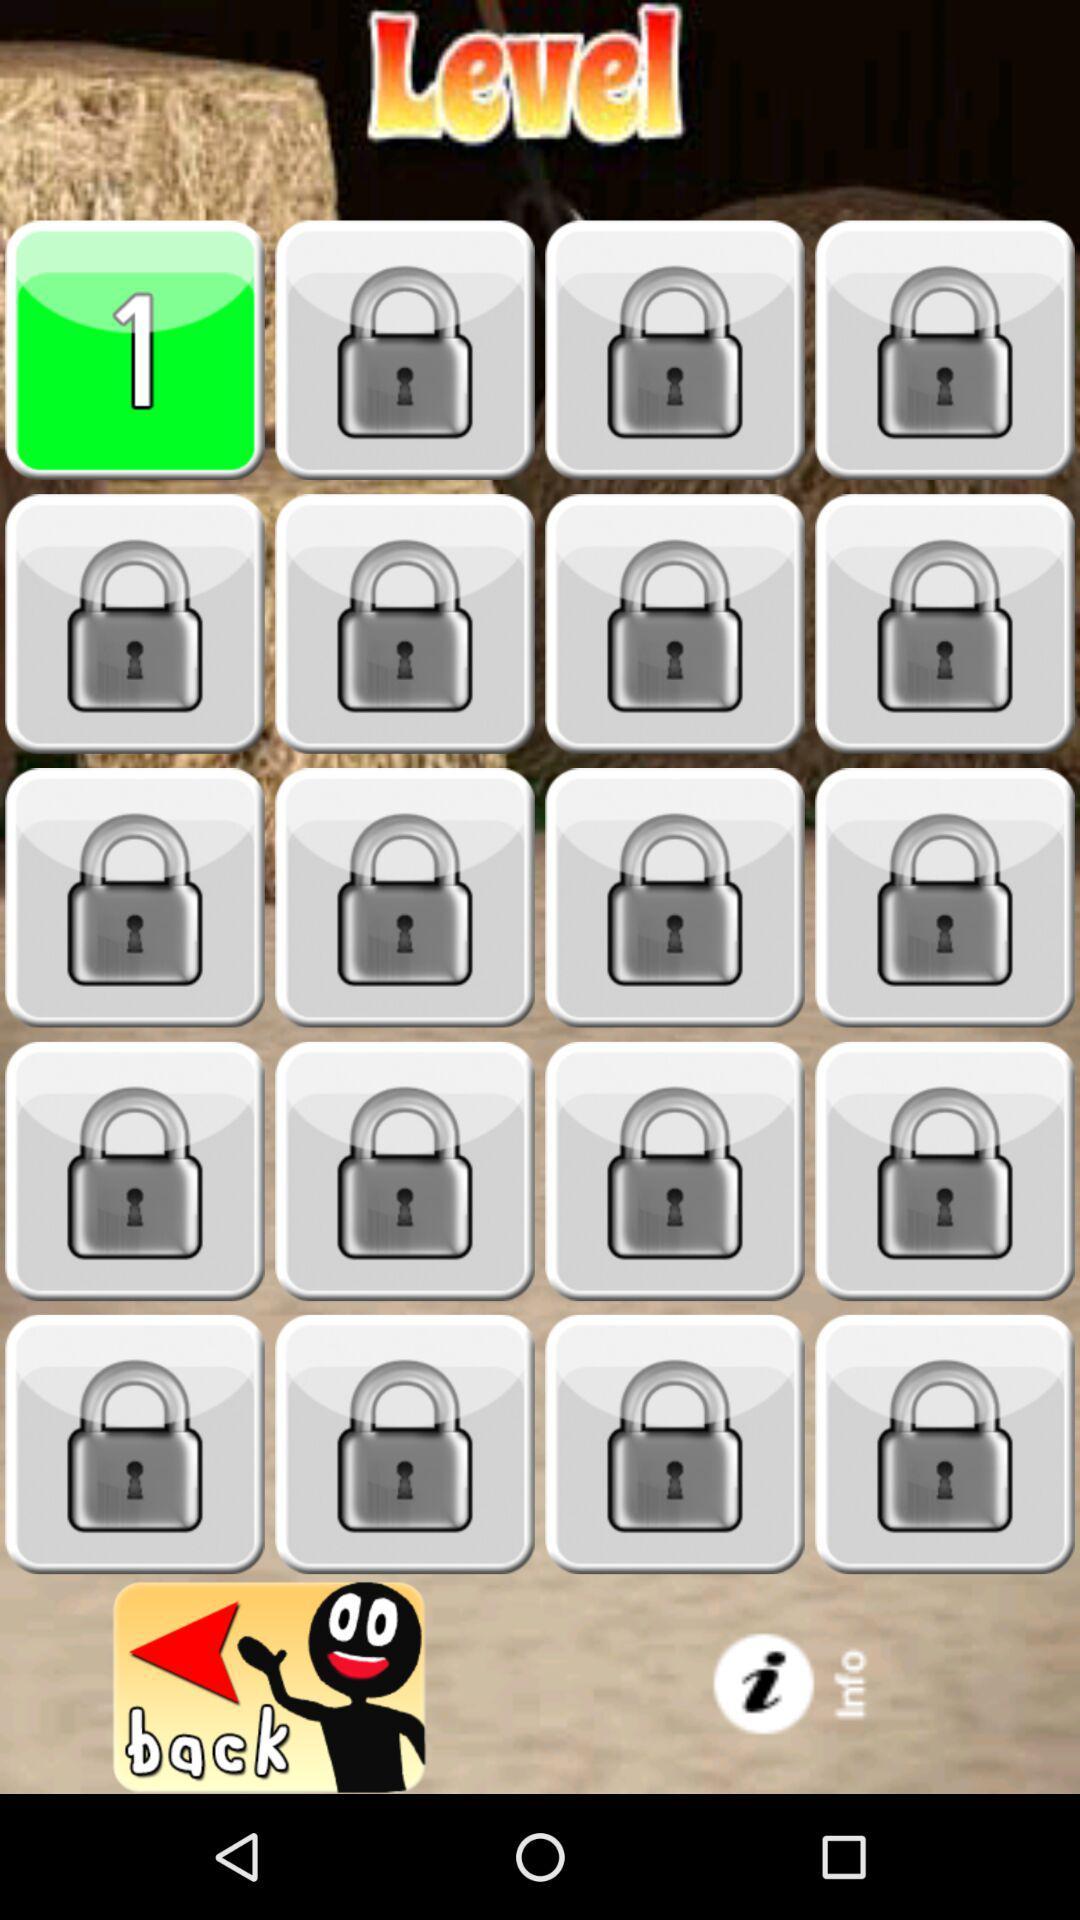  I want to click on open level icon, so click(405, 1171).